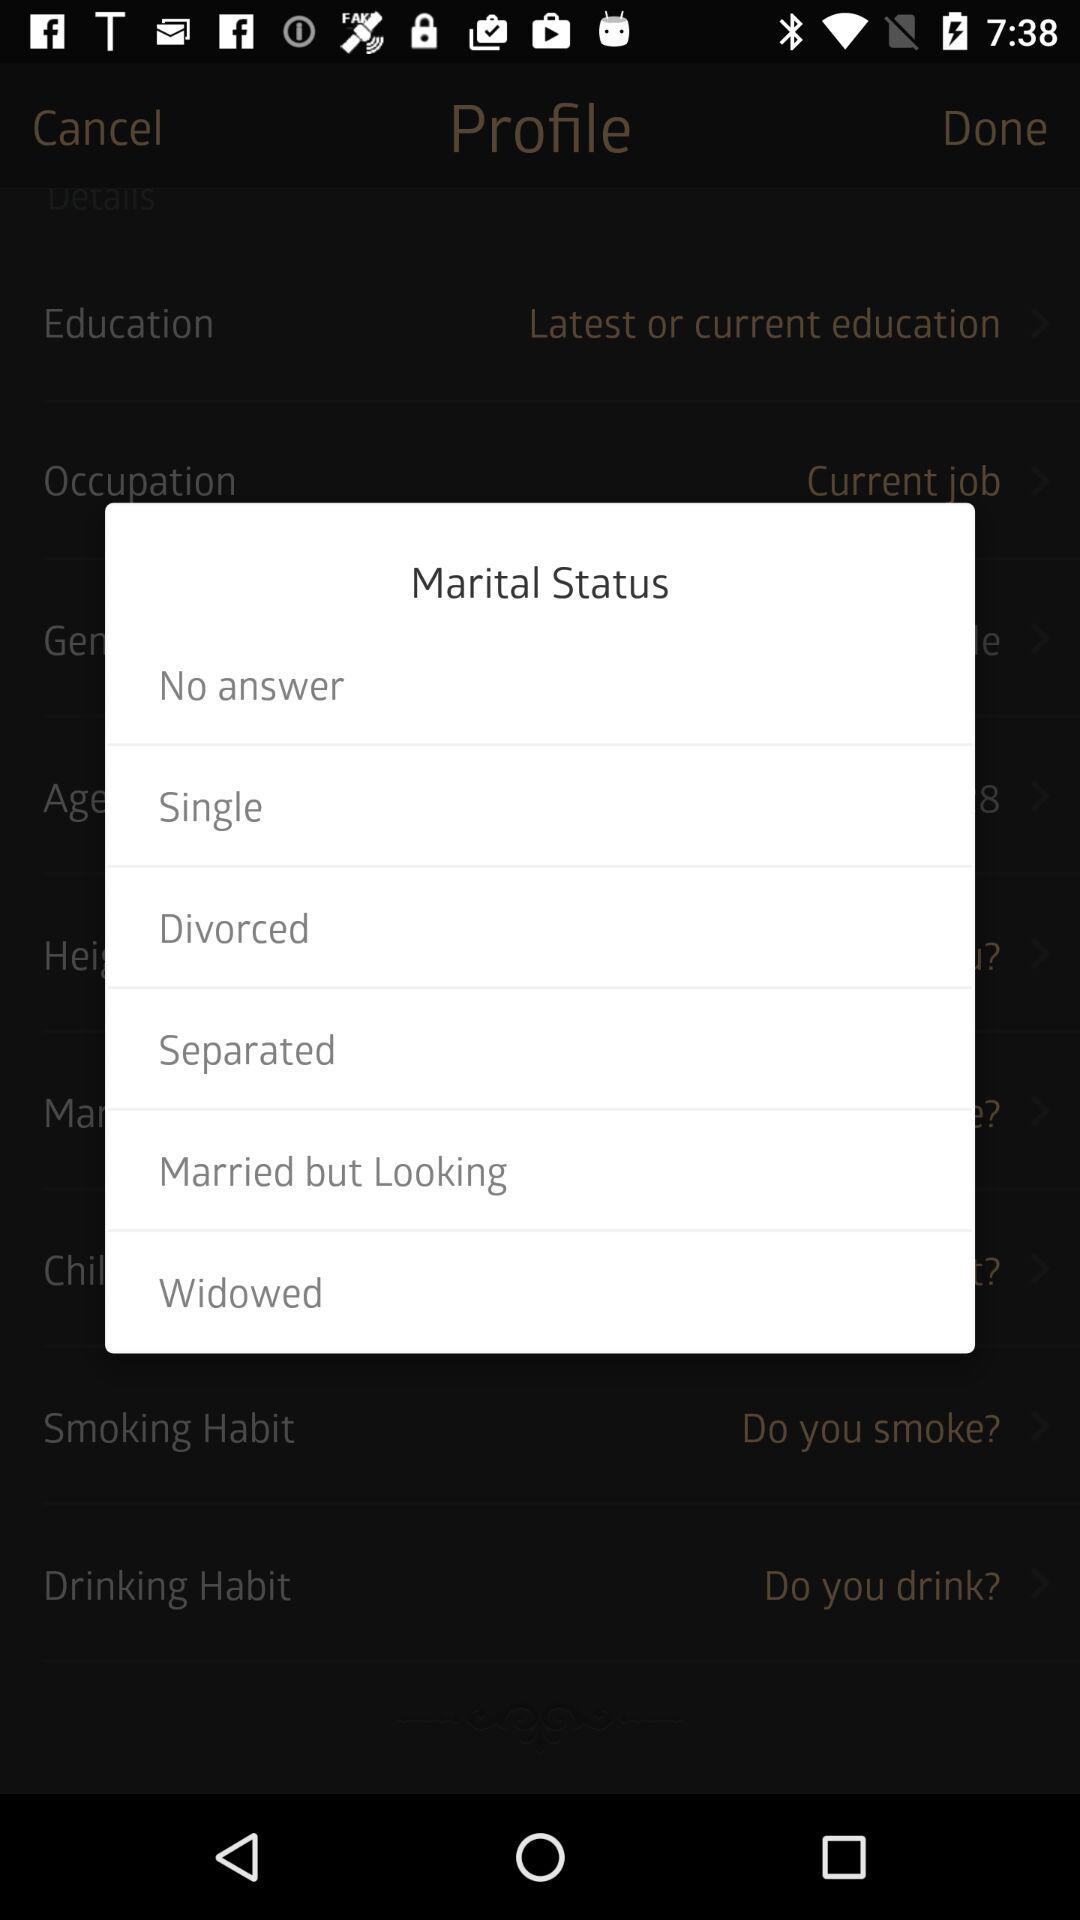 This screenshot has height=1920, width=1080. What do you see at coordinates (540, 805) in the screenshot?
I see `single` at bounding box center [540, 805].